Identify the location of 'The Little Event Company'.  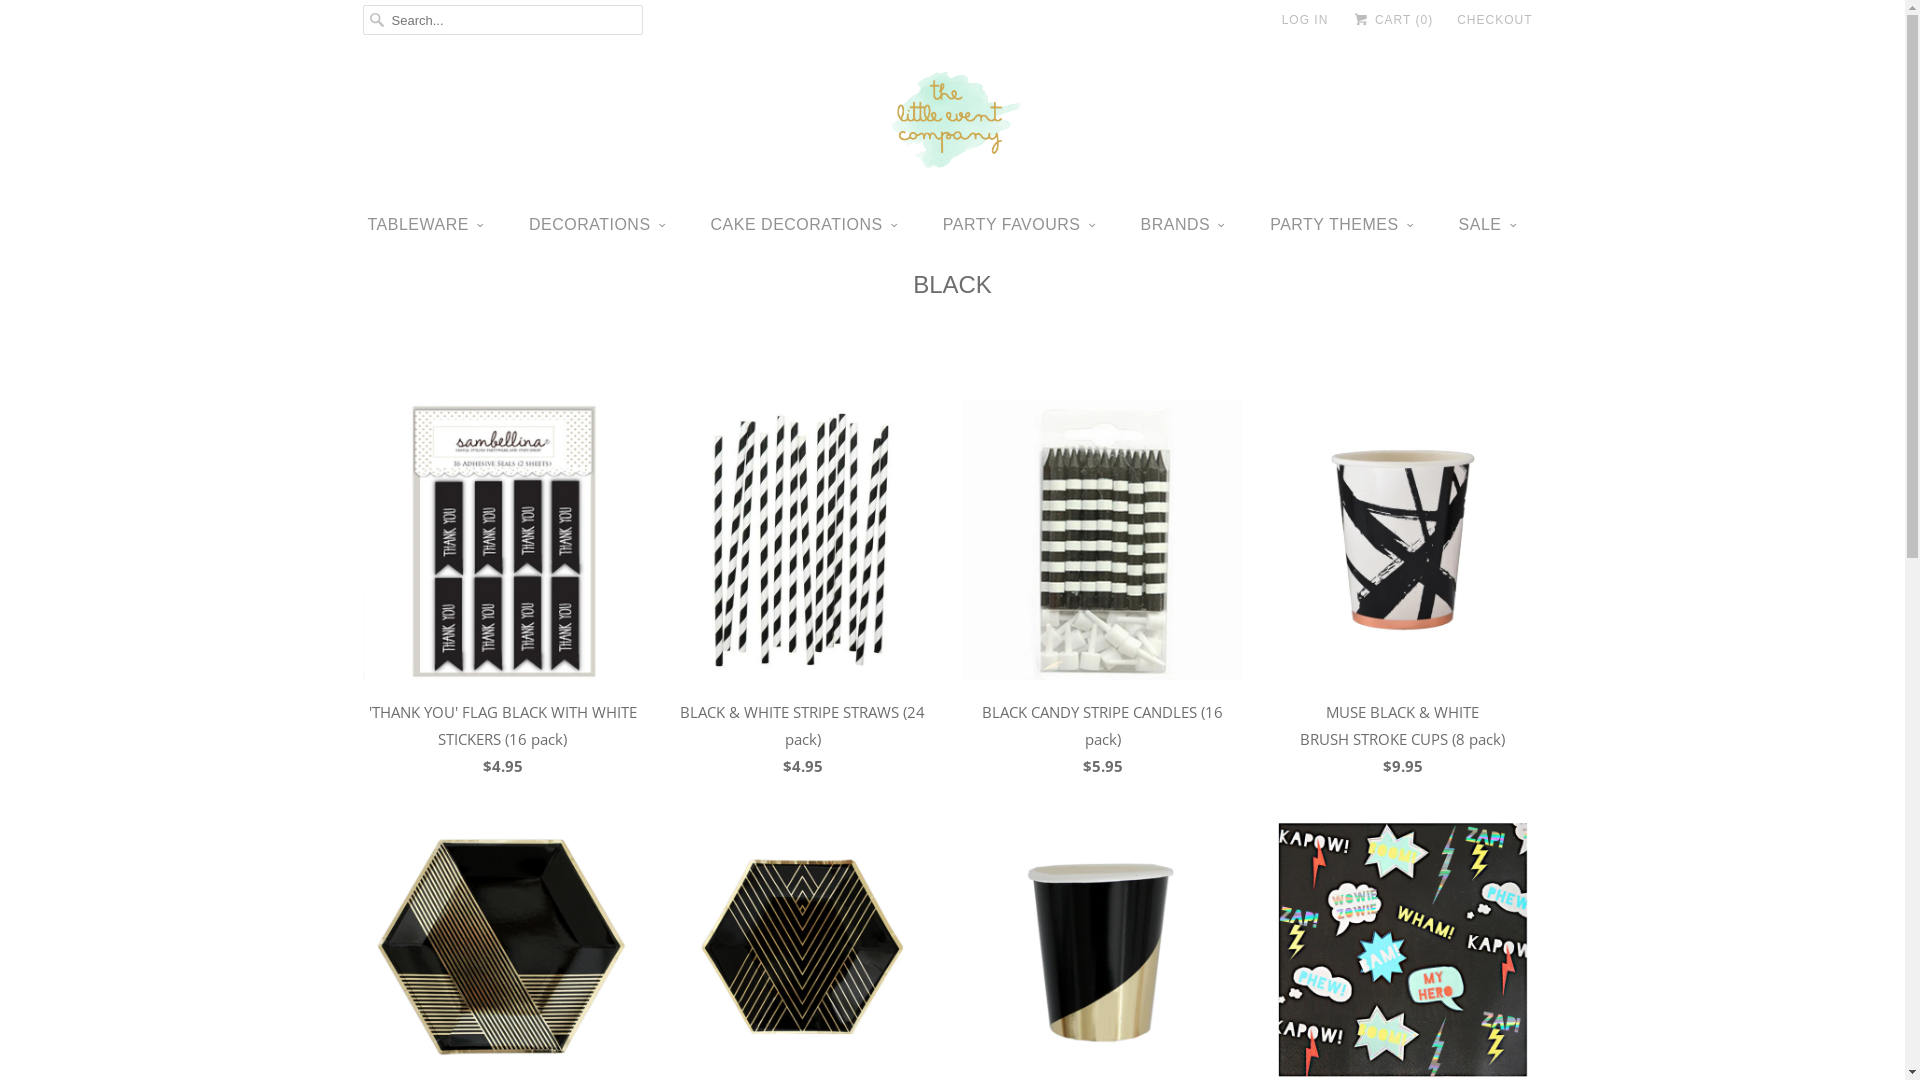
(950, 123).